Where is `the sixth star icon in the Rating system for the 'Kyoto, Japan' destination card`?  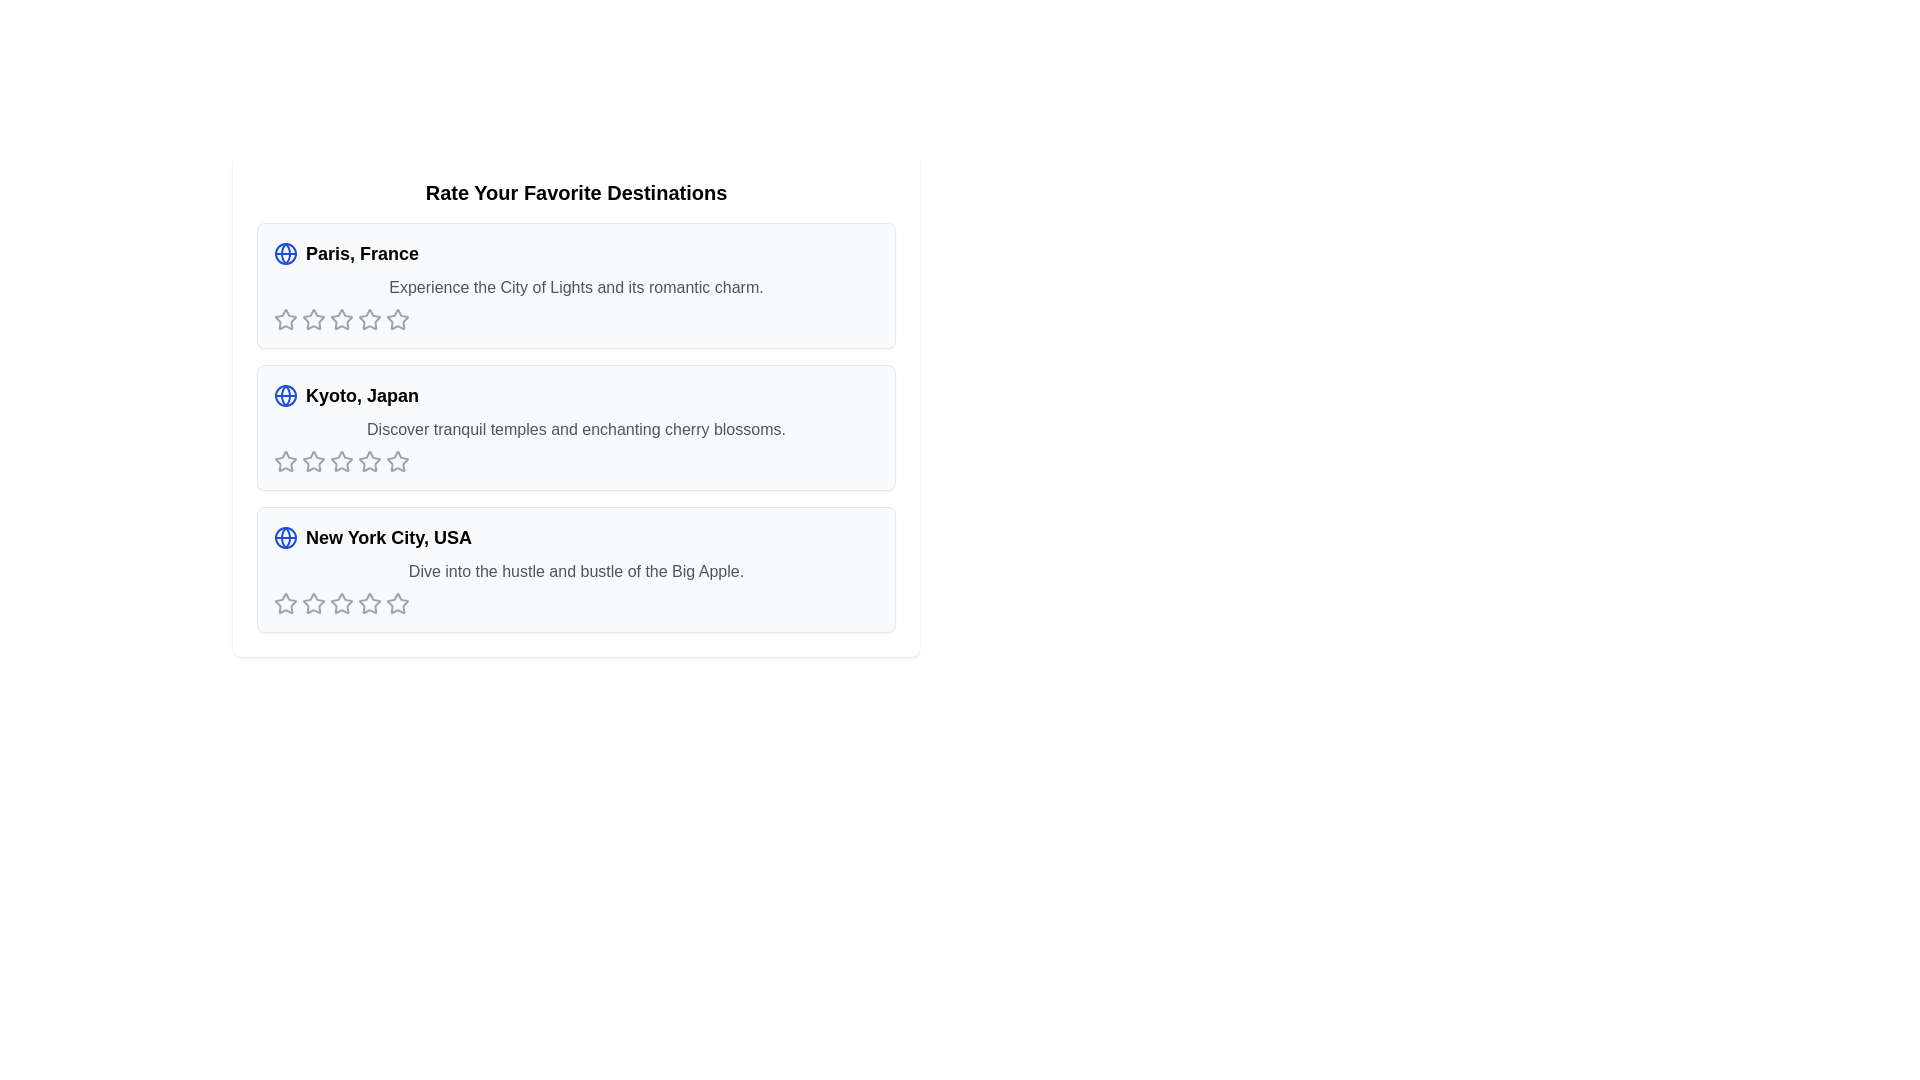
the sixth star icon in the Rating system for the 'Kyoto, Japan' destination card is located at coordinates (398, 462).